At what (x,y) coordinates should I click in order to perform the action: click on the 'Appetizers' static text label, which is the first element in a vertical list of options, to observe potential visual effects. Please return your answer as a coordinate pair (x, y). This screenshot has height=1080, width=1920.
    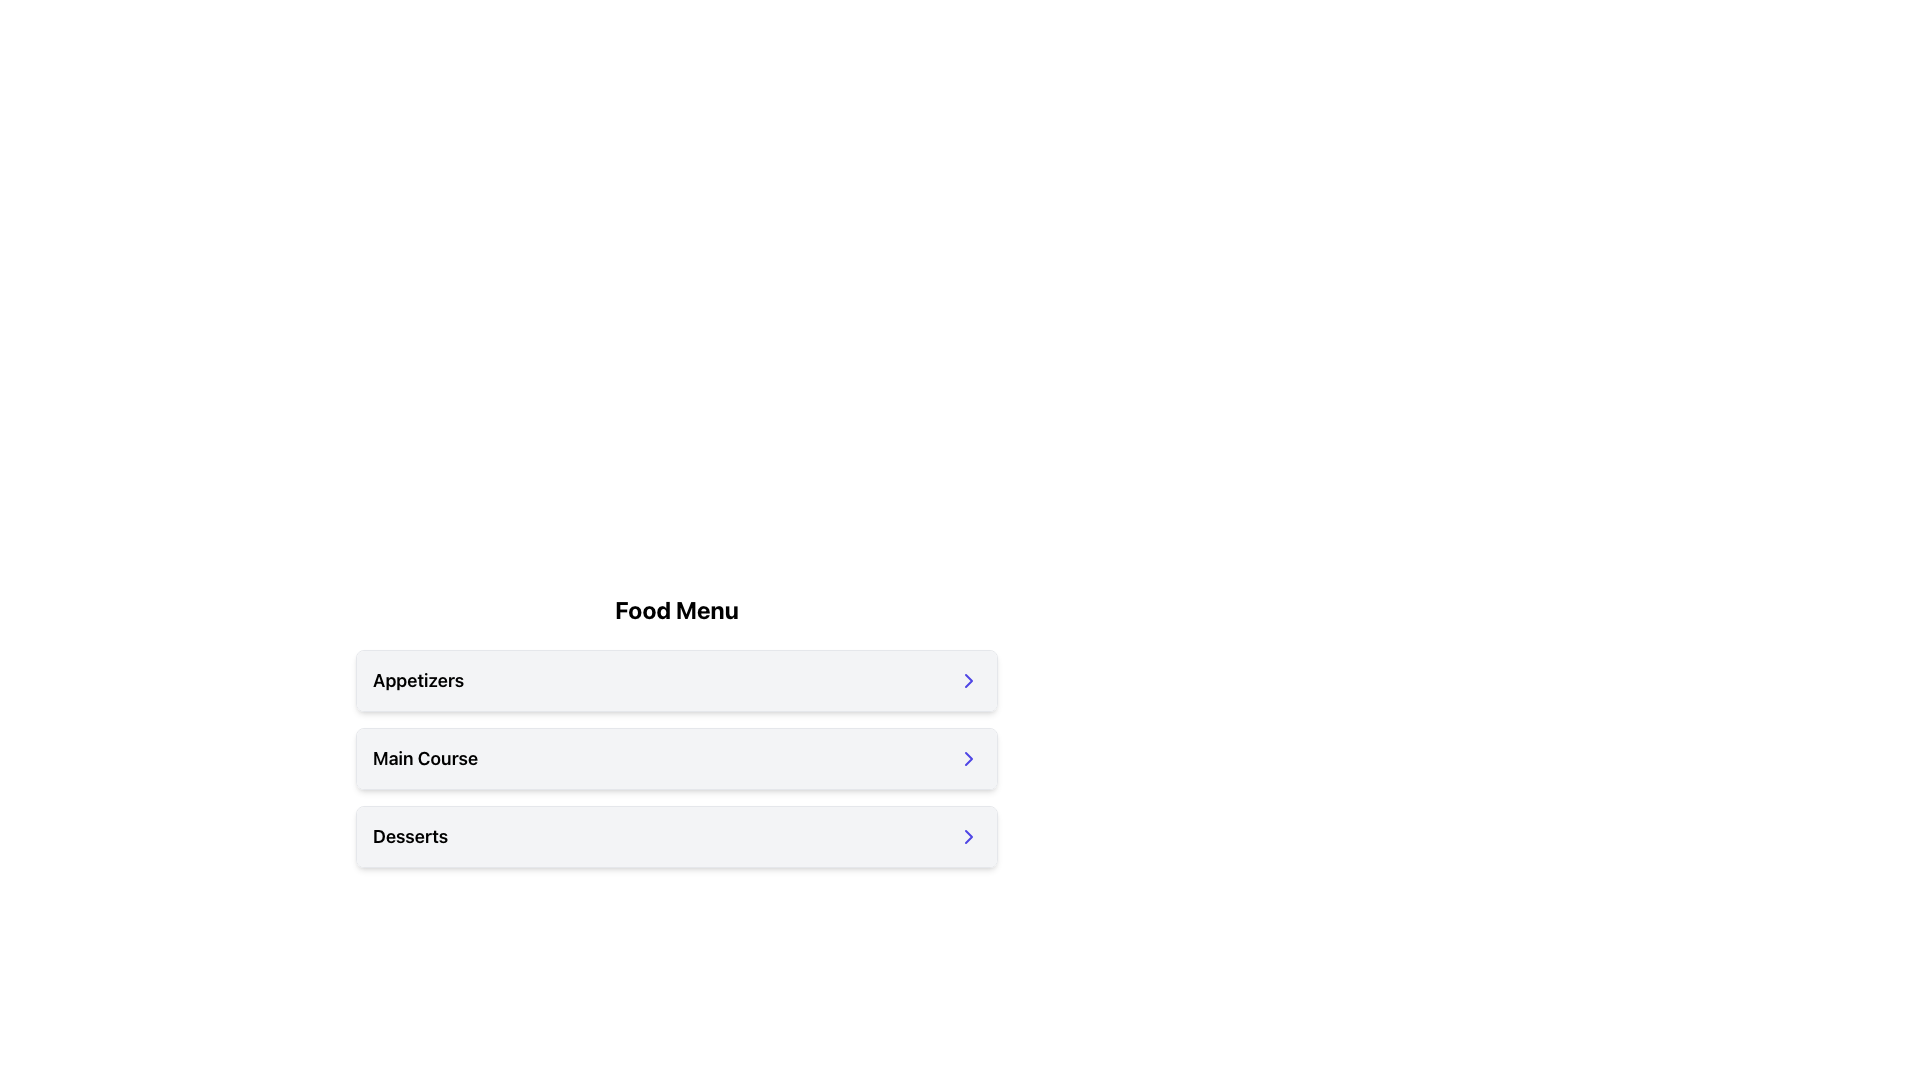
    Looking at the image, I should click on (417, 680).